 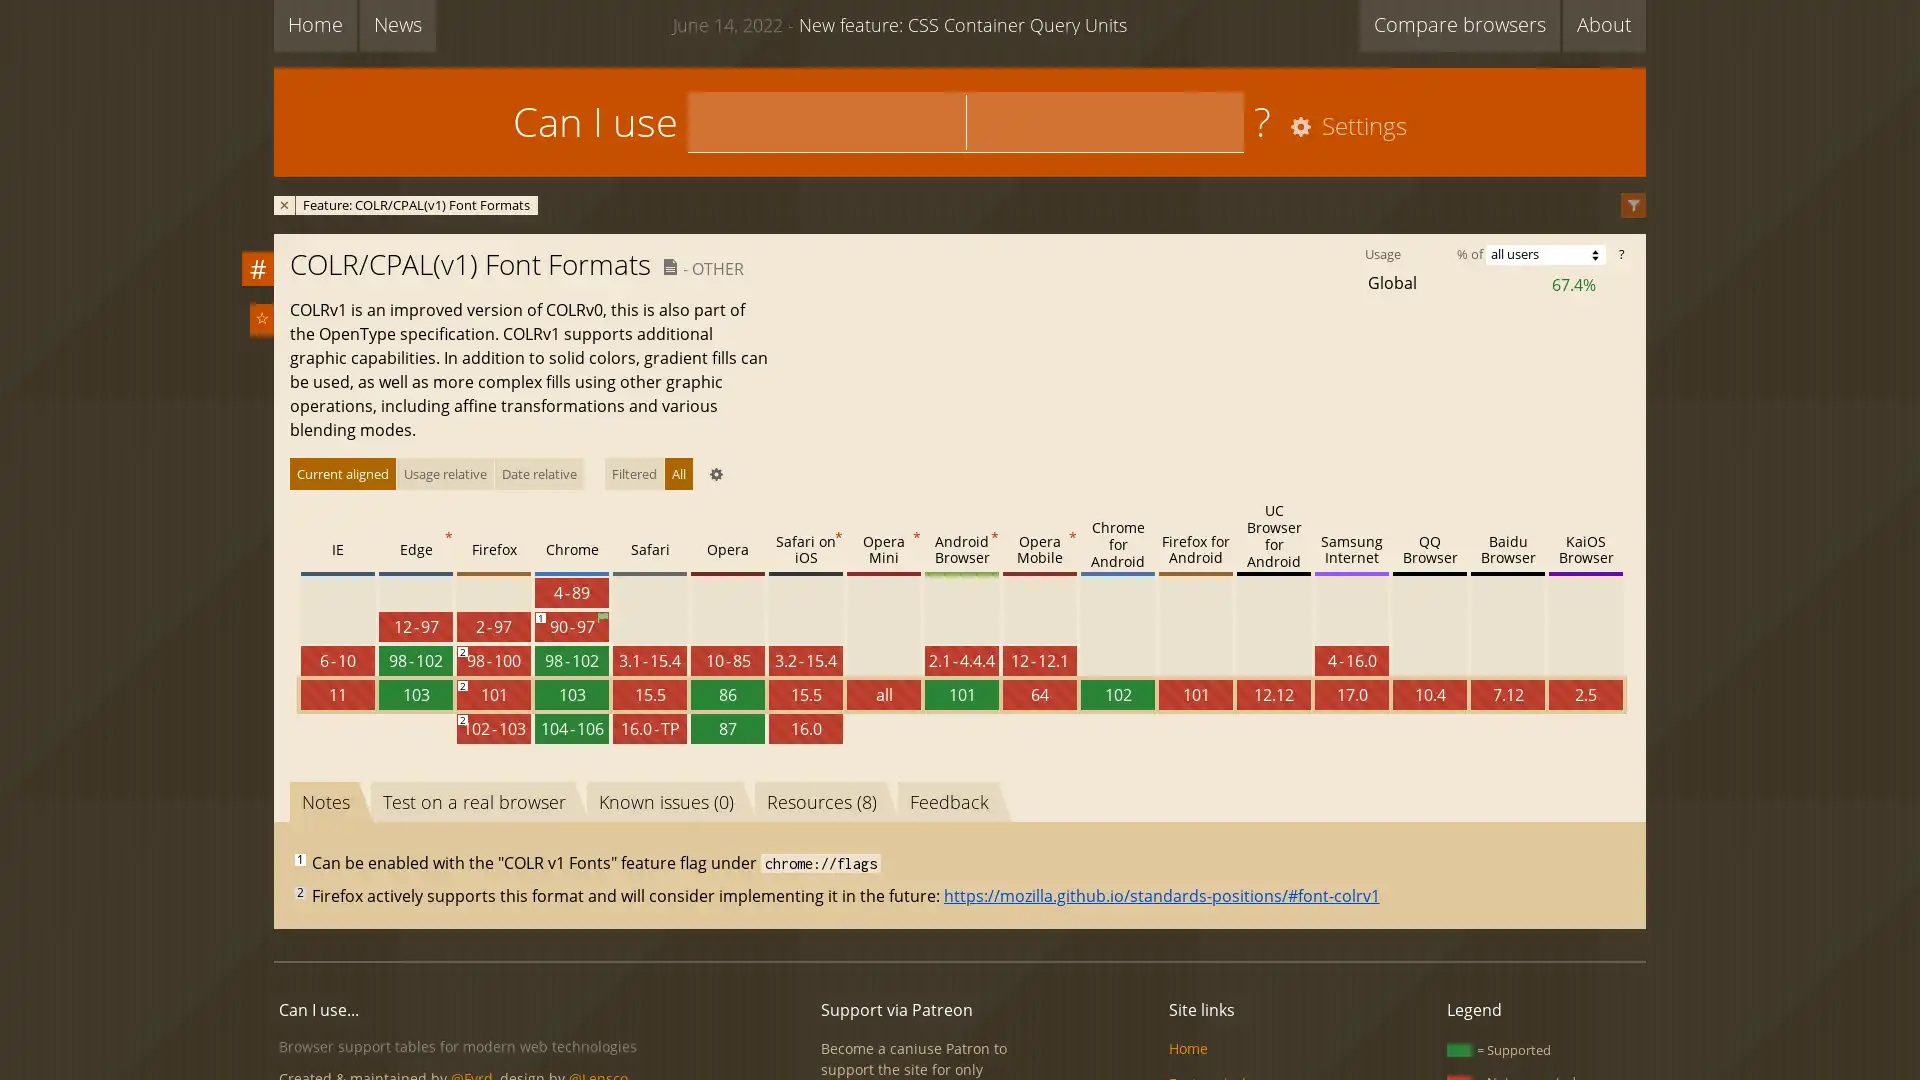 I want to click on Filtered, so click(x=633, y=474).